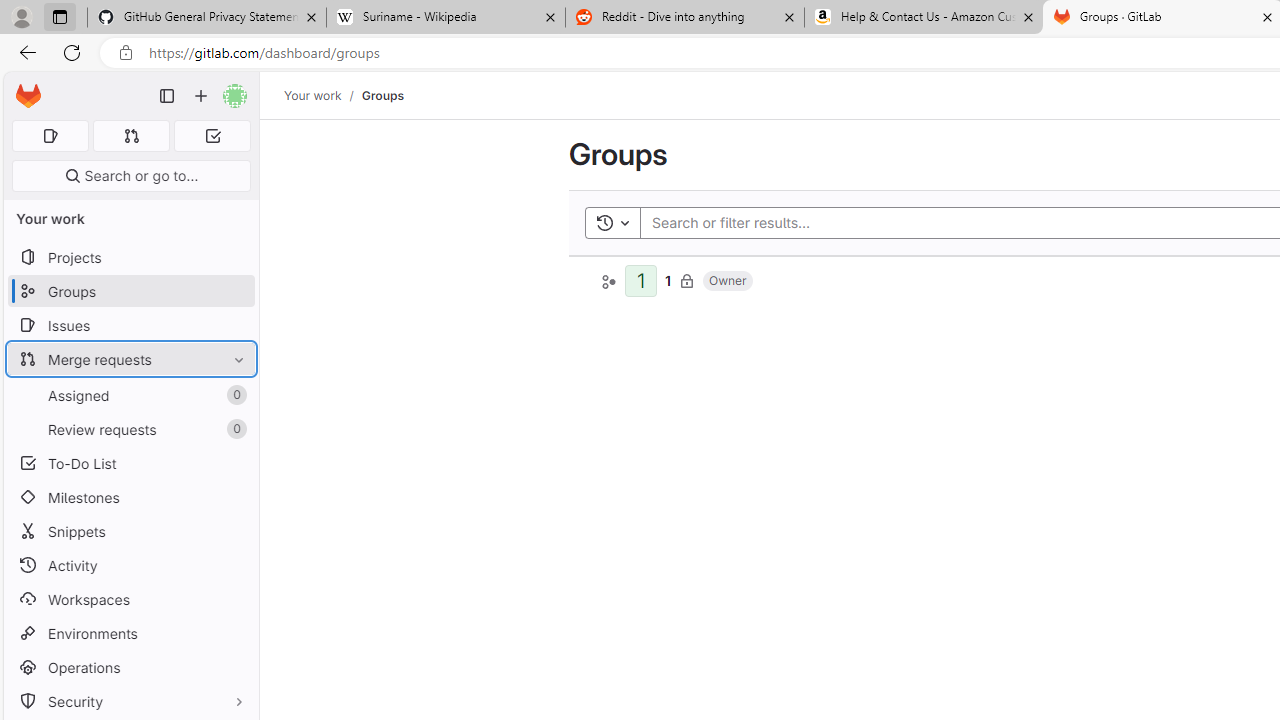 This screenshot has width=1280, height=720. I want to click on 'Create new...', so click(201, 96).